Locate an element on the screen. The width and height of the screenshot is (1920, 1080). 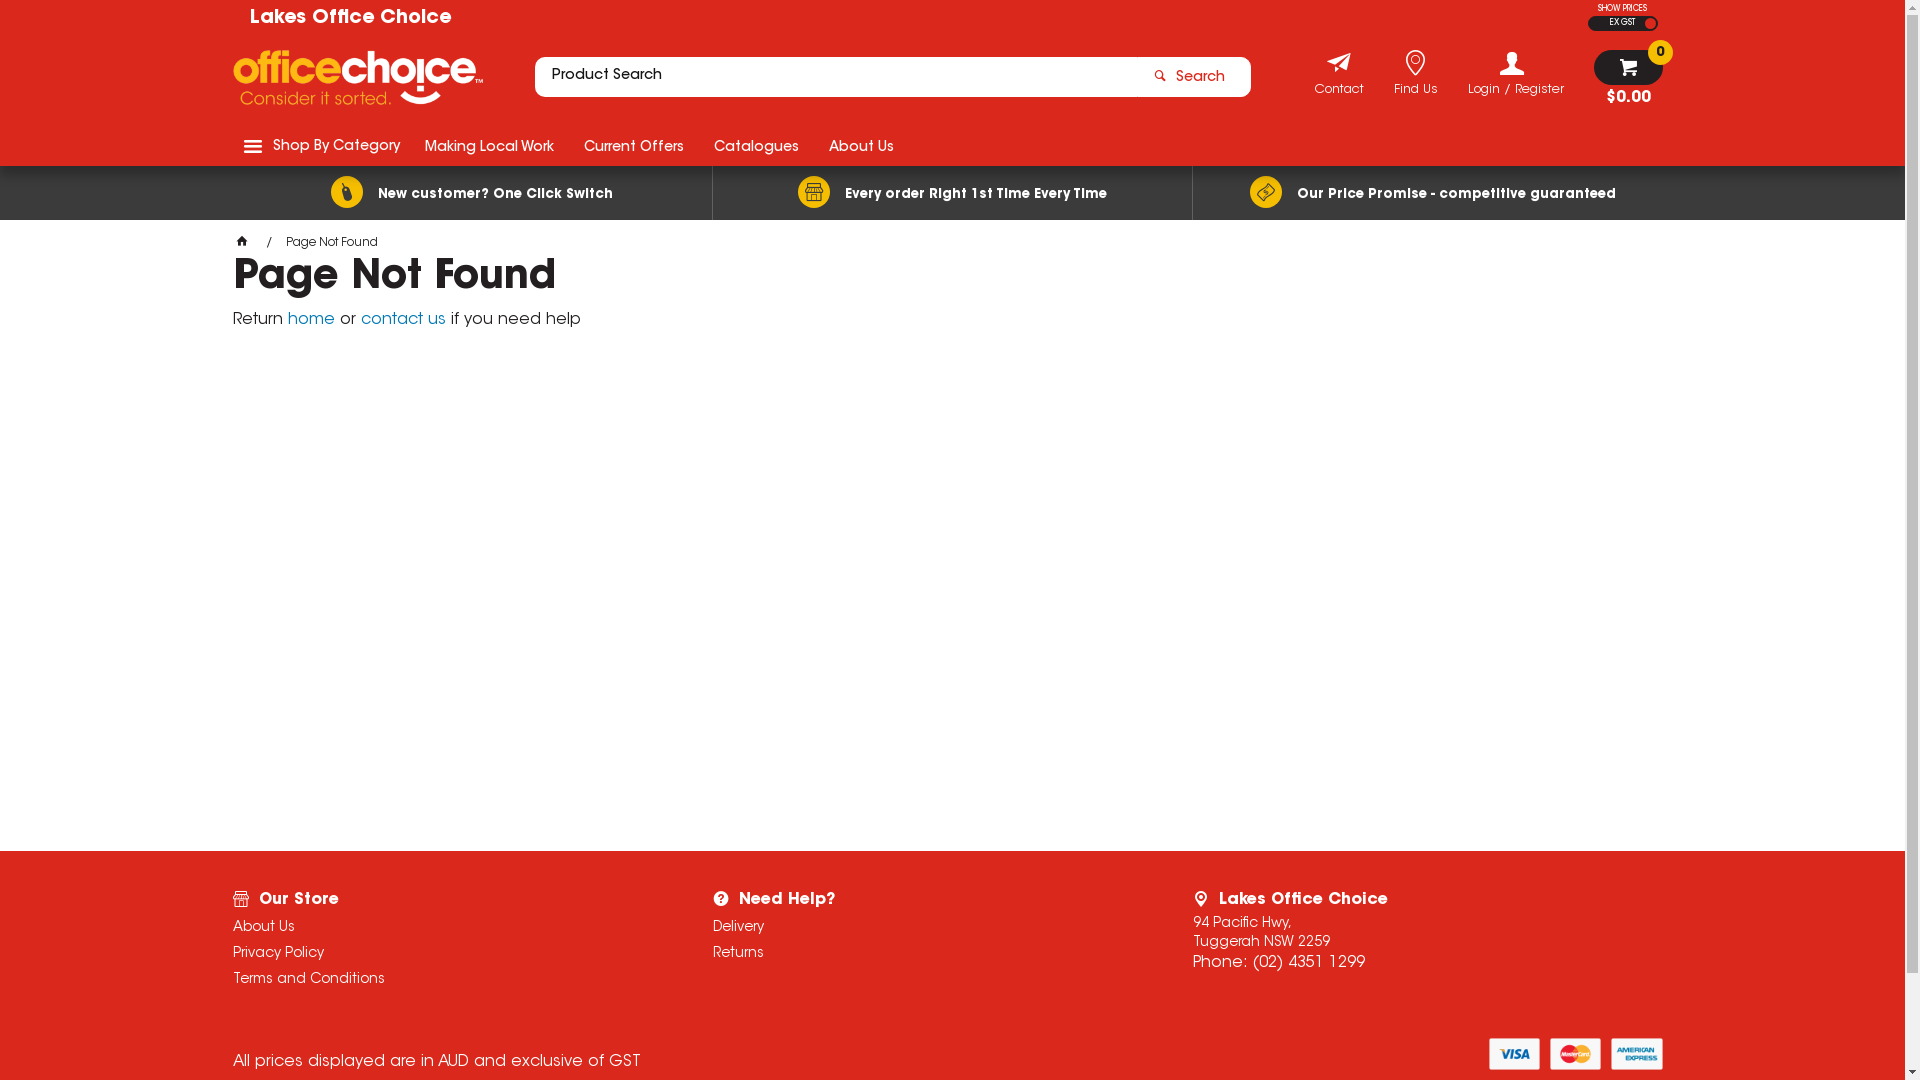
'Login / Register' is located at coordinates (1516, 72).